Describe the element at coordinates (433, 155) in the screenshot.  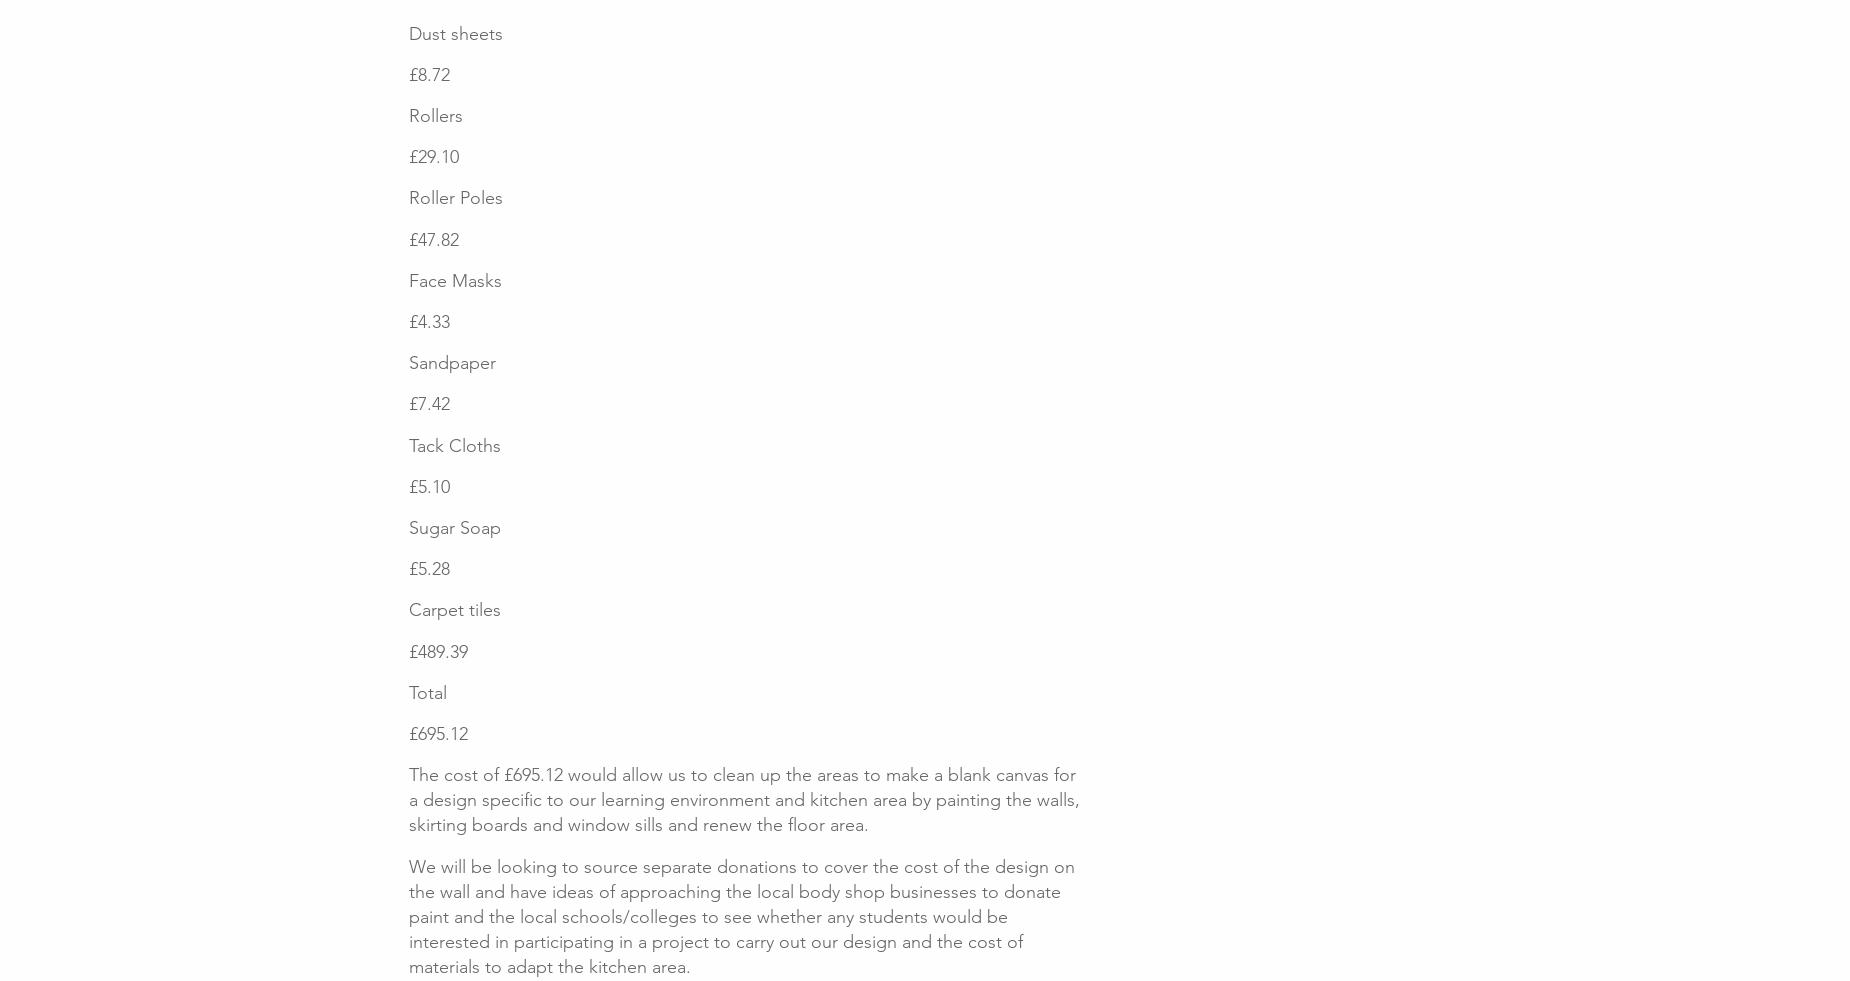
I see `'£29.10'` at that location.